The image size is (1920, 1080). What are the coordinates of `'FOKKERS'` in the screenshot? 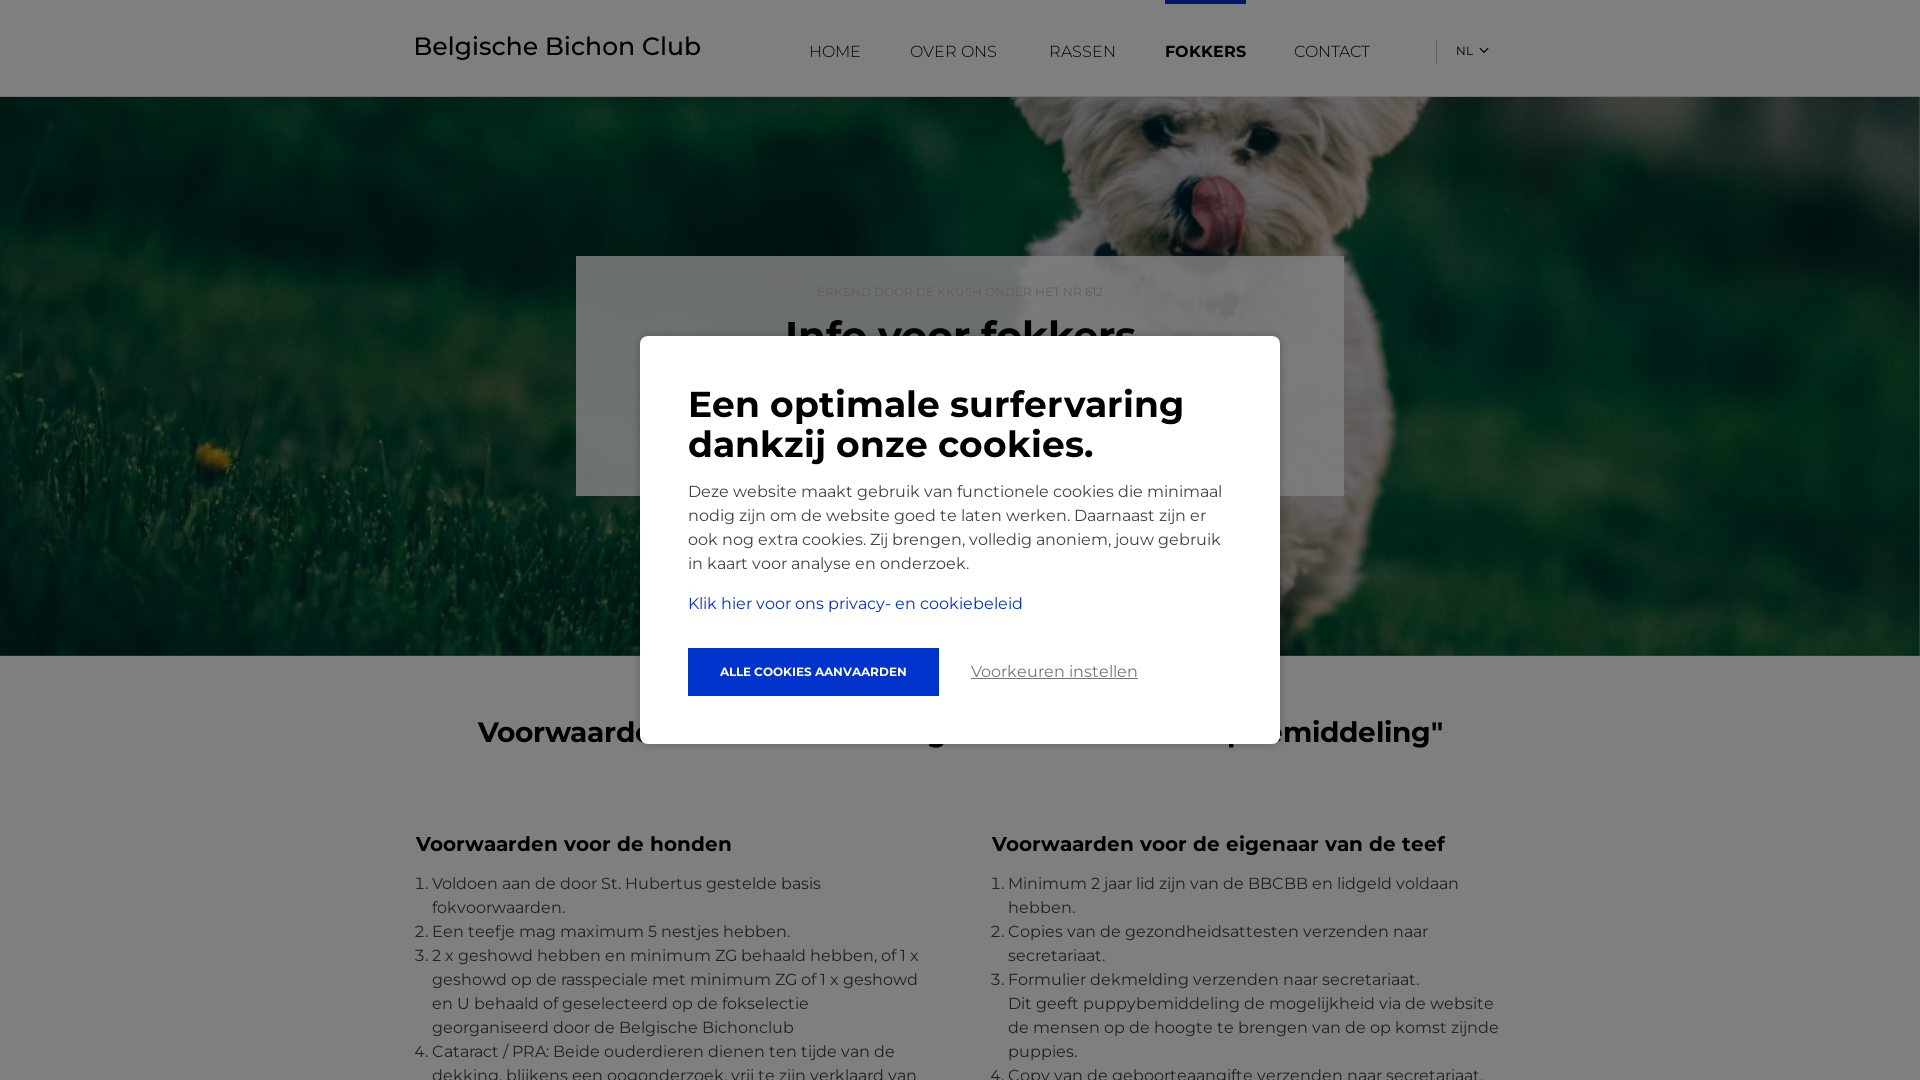 It's located at (1165, 50).